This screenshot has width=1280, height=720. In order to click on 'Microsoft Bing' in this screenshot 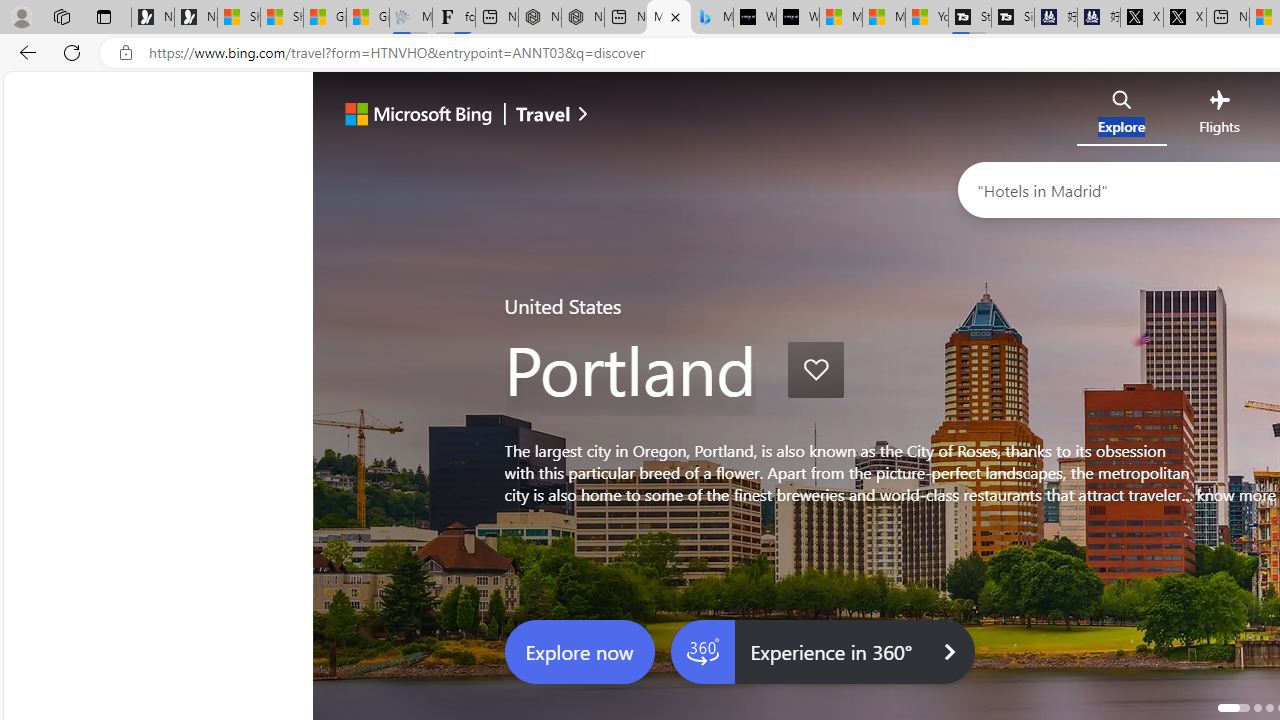, I will do `click(444, 117)`.